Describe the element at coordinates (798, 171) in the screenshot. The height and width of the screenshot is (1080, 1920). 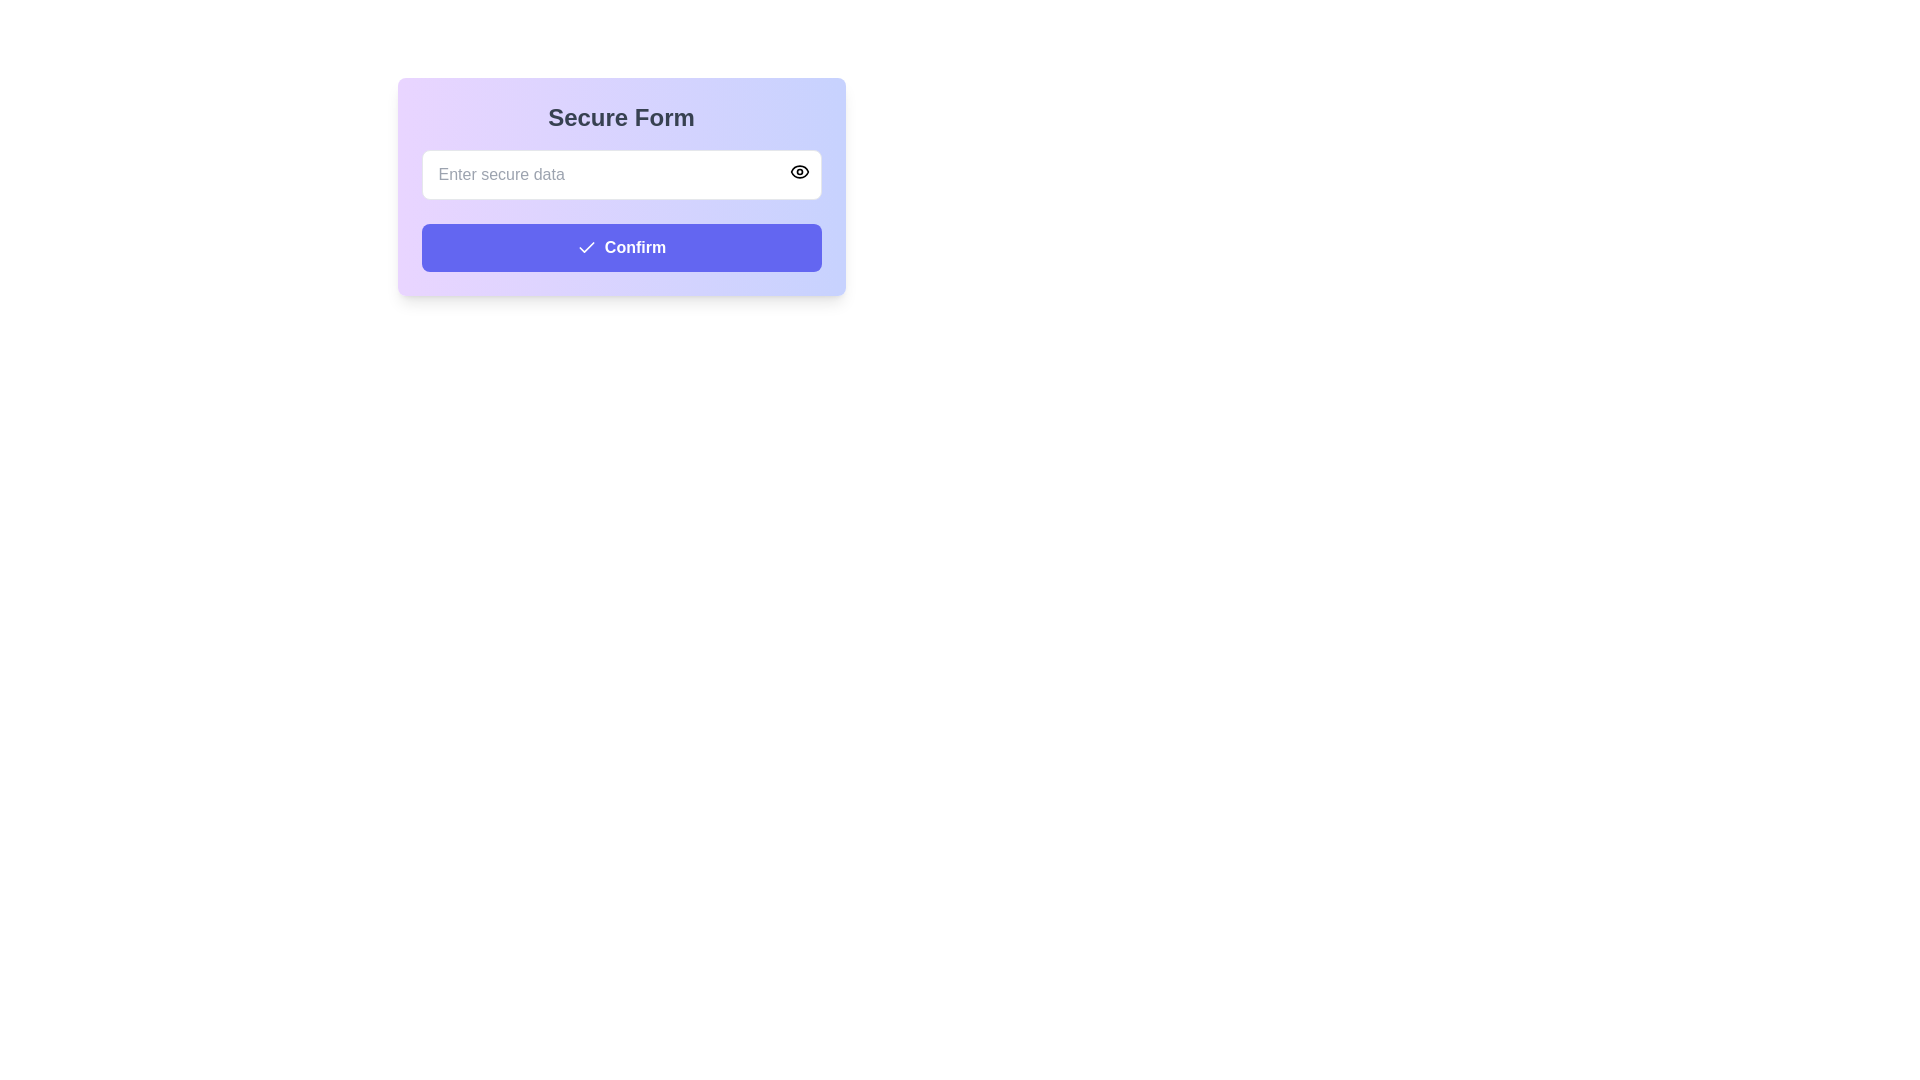
I see `the toggle visibility button located at the top right corner of the password input field to show or hide the password characters` at that location.